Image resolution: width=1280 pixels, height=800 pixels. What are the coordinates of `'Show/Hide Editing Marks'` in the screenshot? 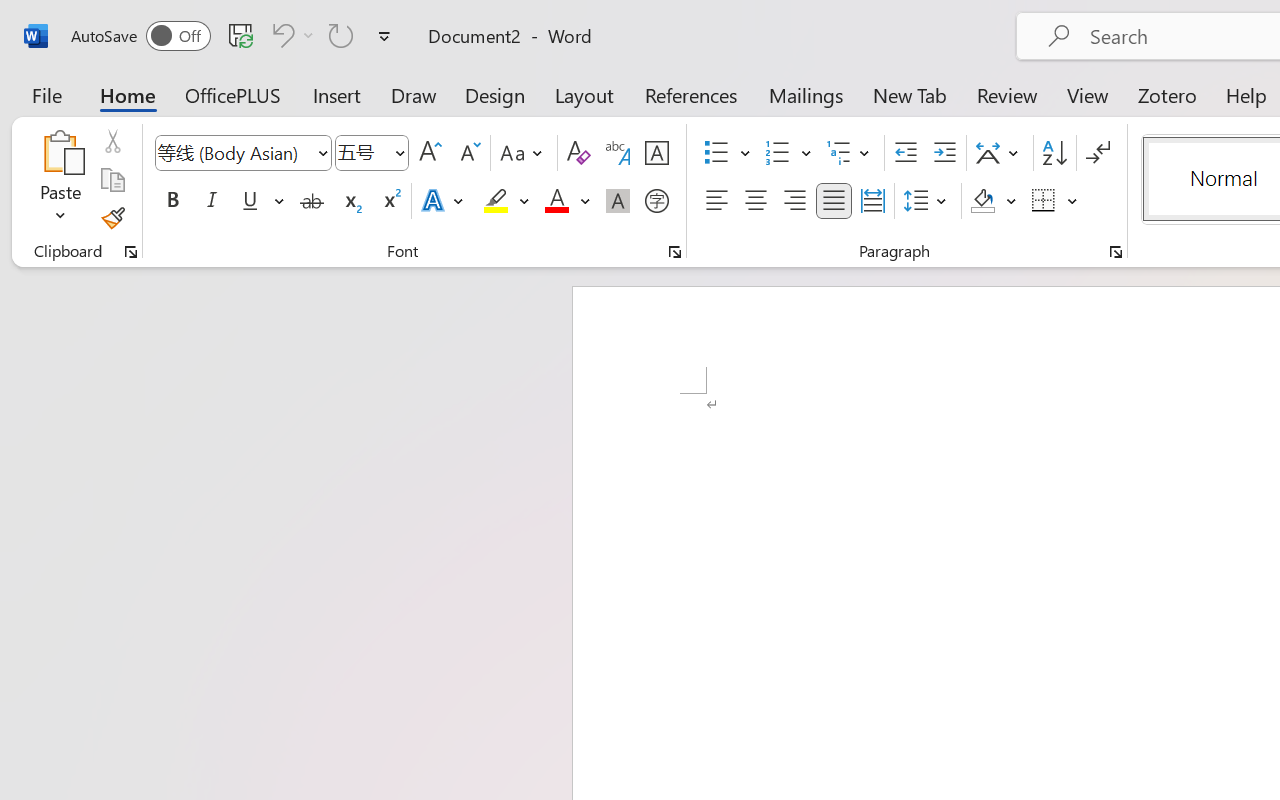 It's located at (1097, 153).